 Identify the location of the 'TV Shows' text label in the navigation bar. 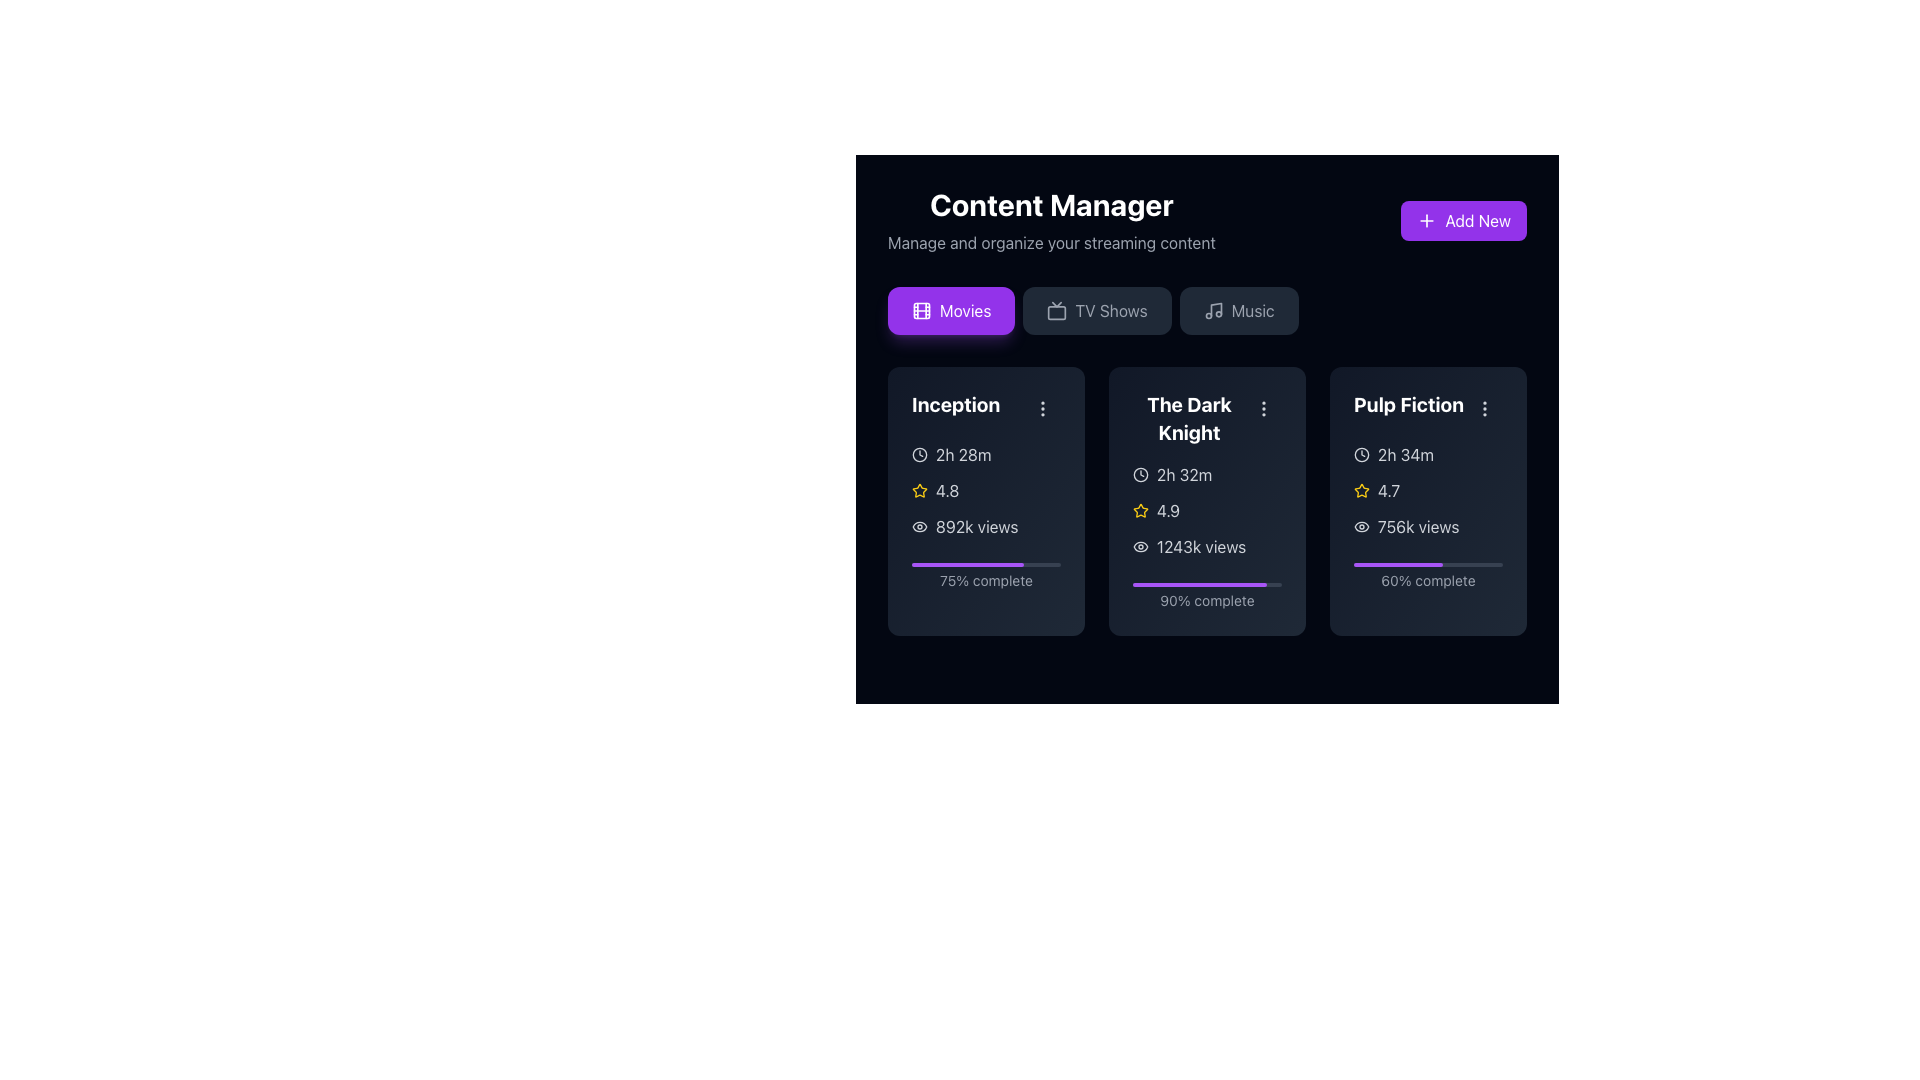
(1110, 311).